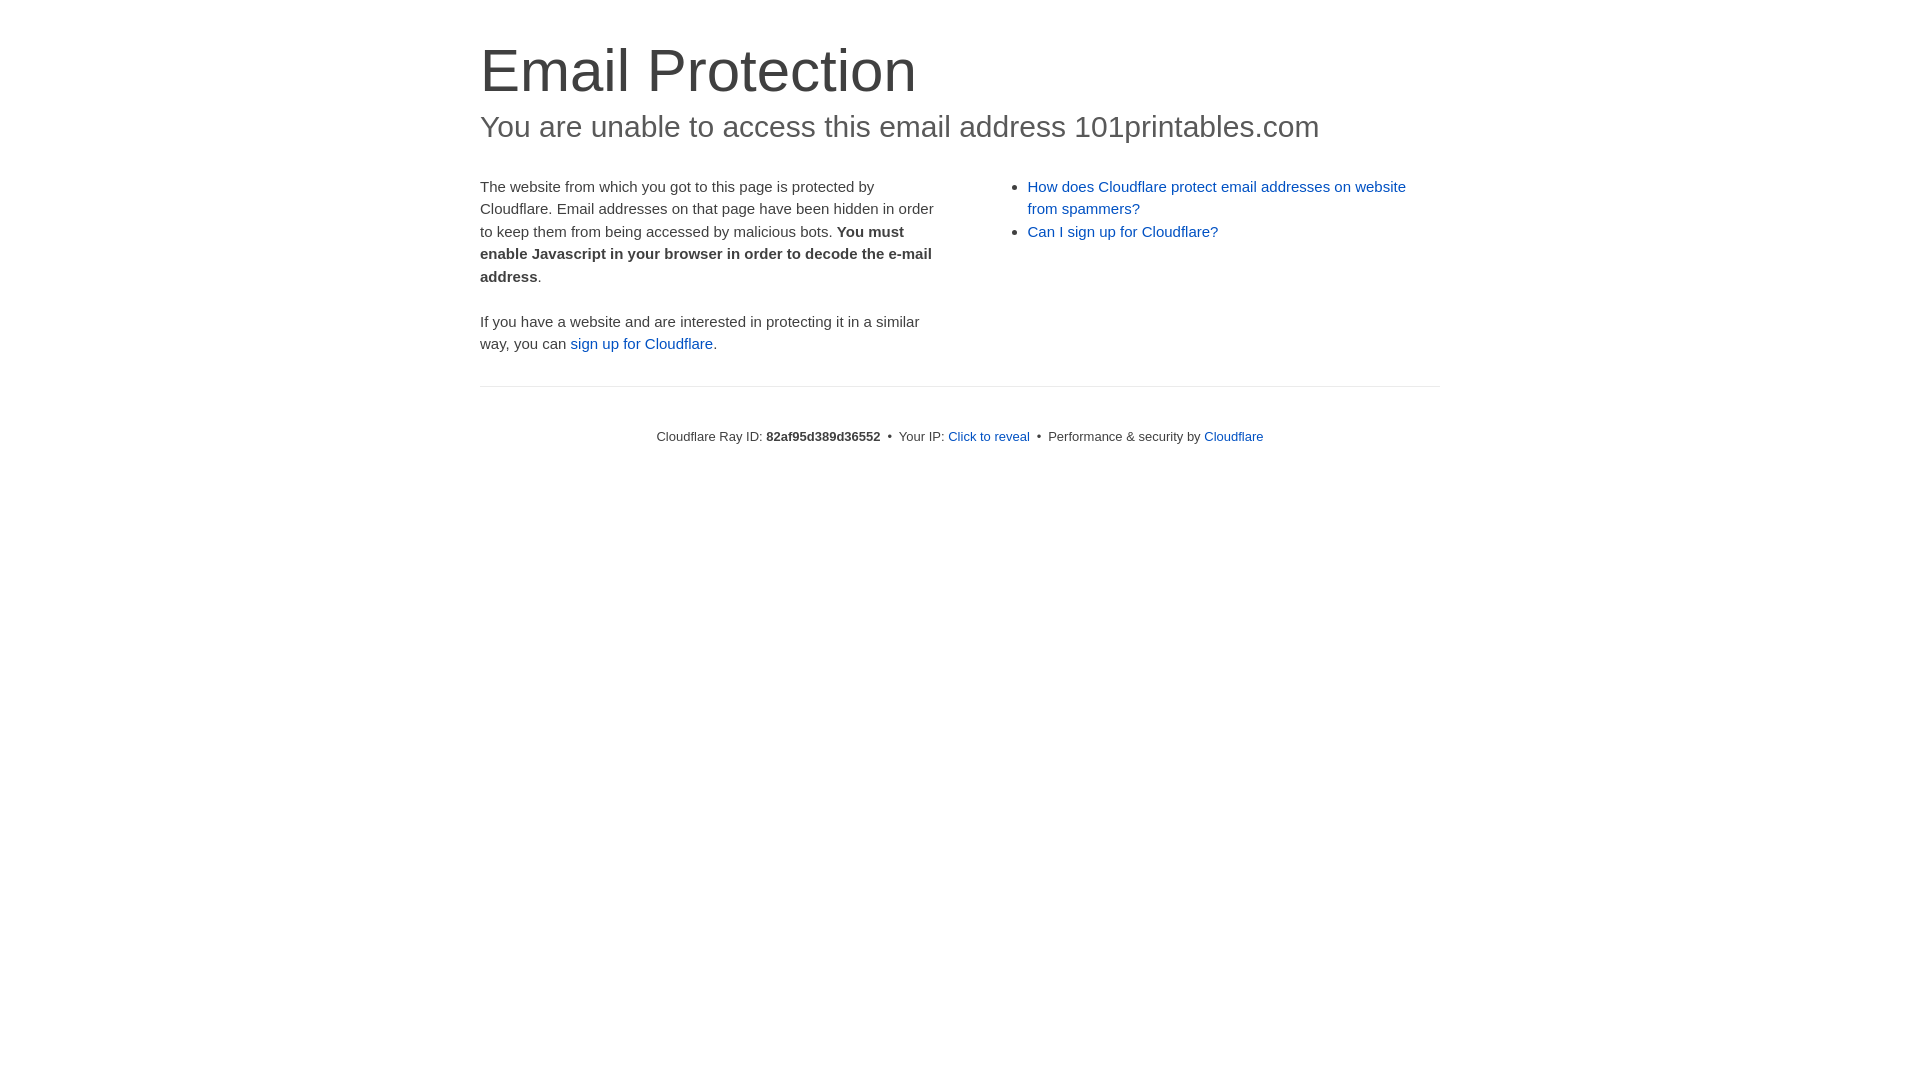  Describe the element at coordinates (1123, 230) in the screenshot. I see `'Can I sign up for Cloudflare?'` at that location.